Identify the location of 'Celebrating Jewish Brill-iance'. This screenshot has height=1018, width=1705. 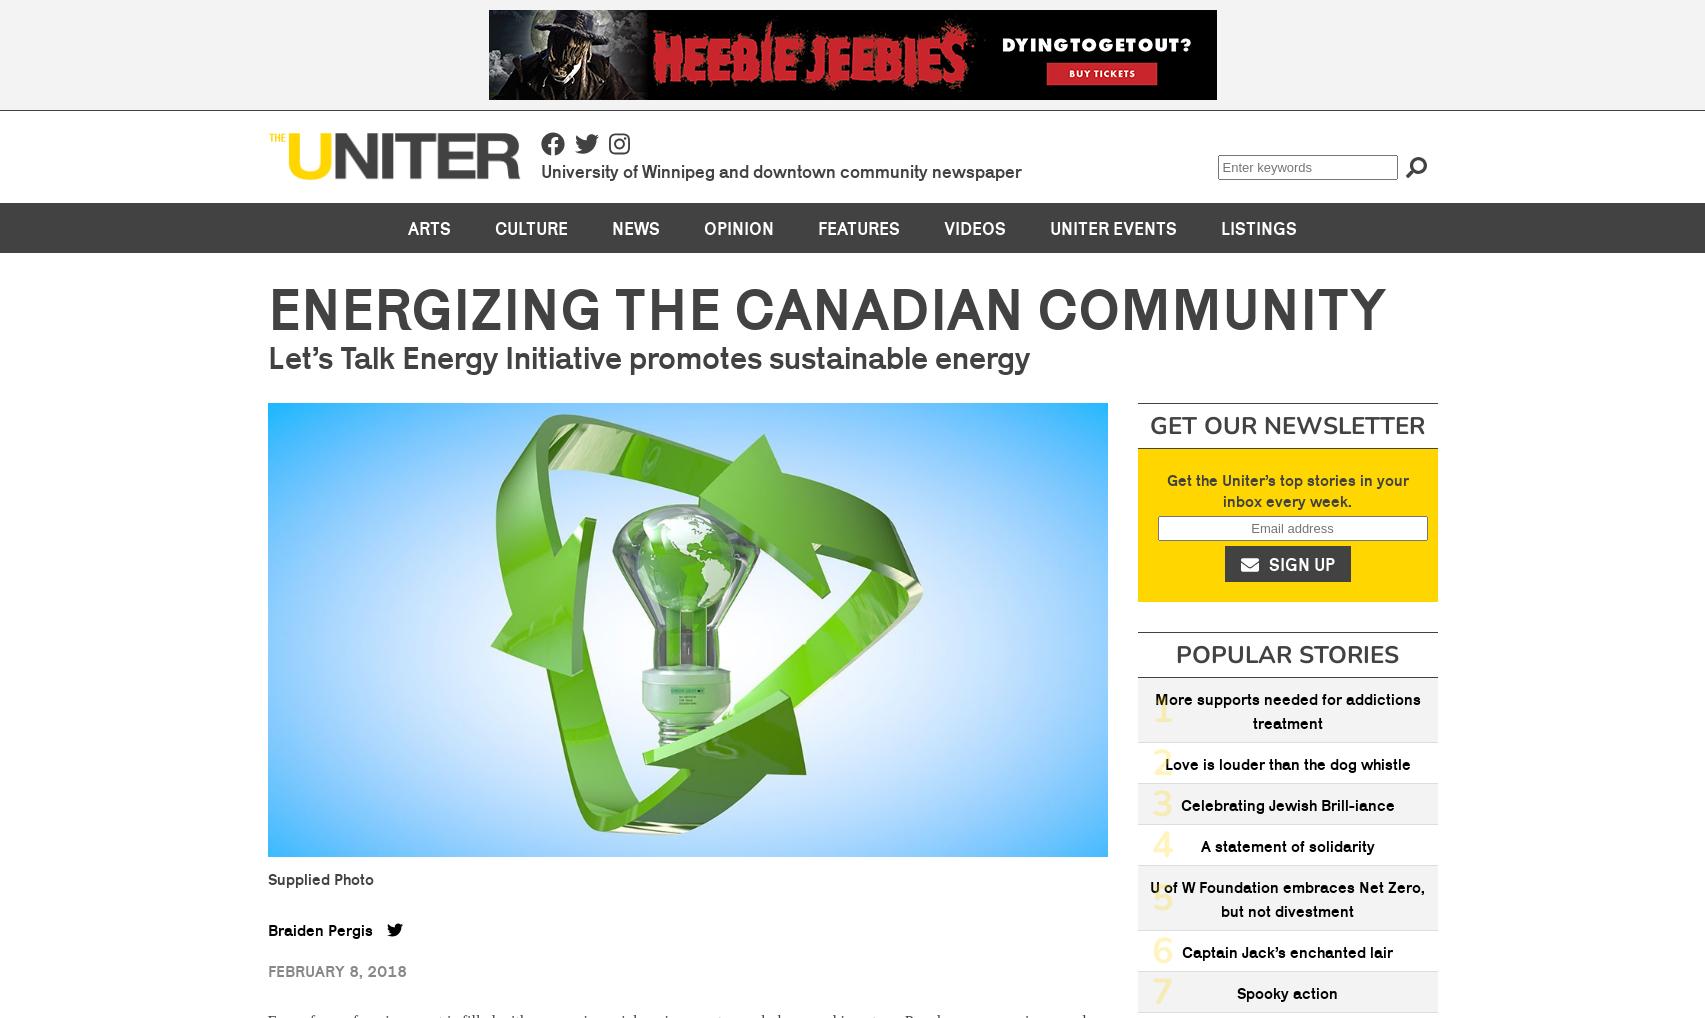
(1286, 804).